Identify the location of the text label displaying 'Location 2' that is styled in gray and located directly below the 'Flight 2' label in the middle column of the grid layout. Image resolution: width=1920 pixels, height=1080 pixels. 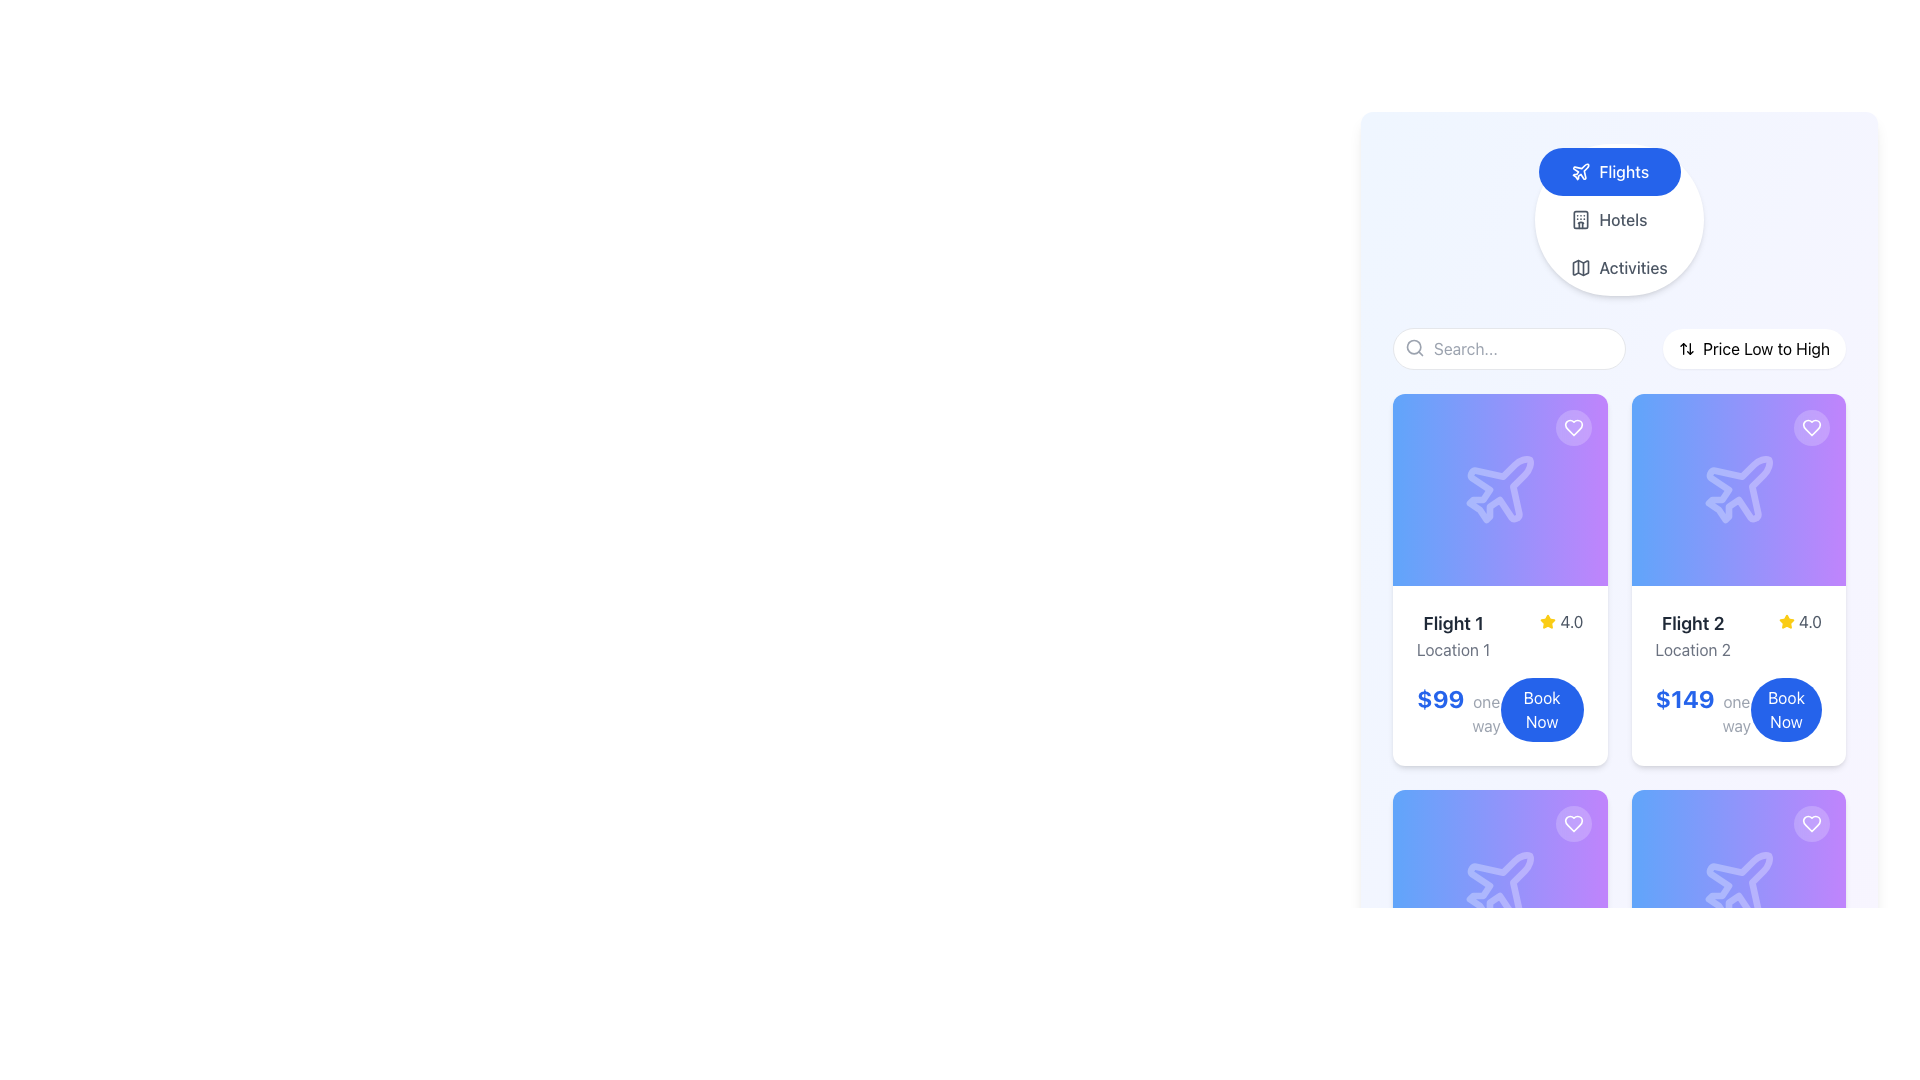
(1692, 650).